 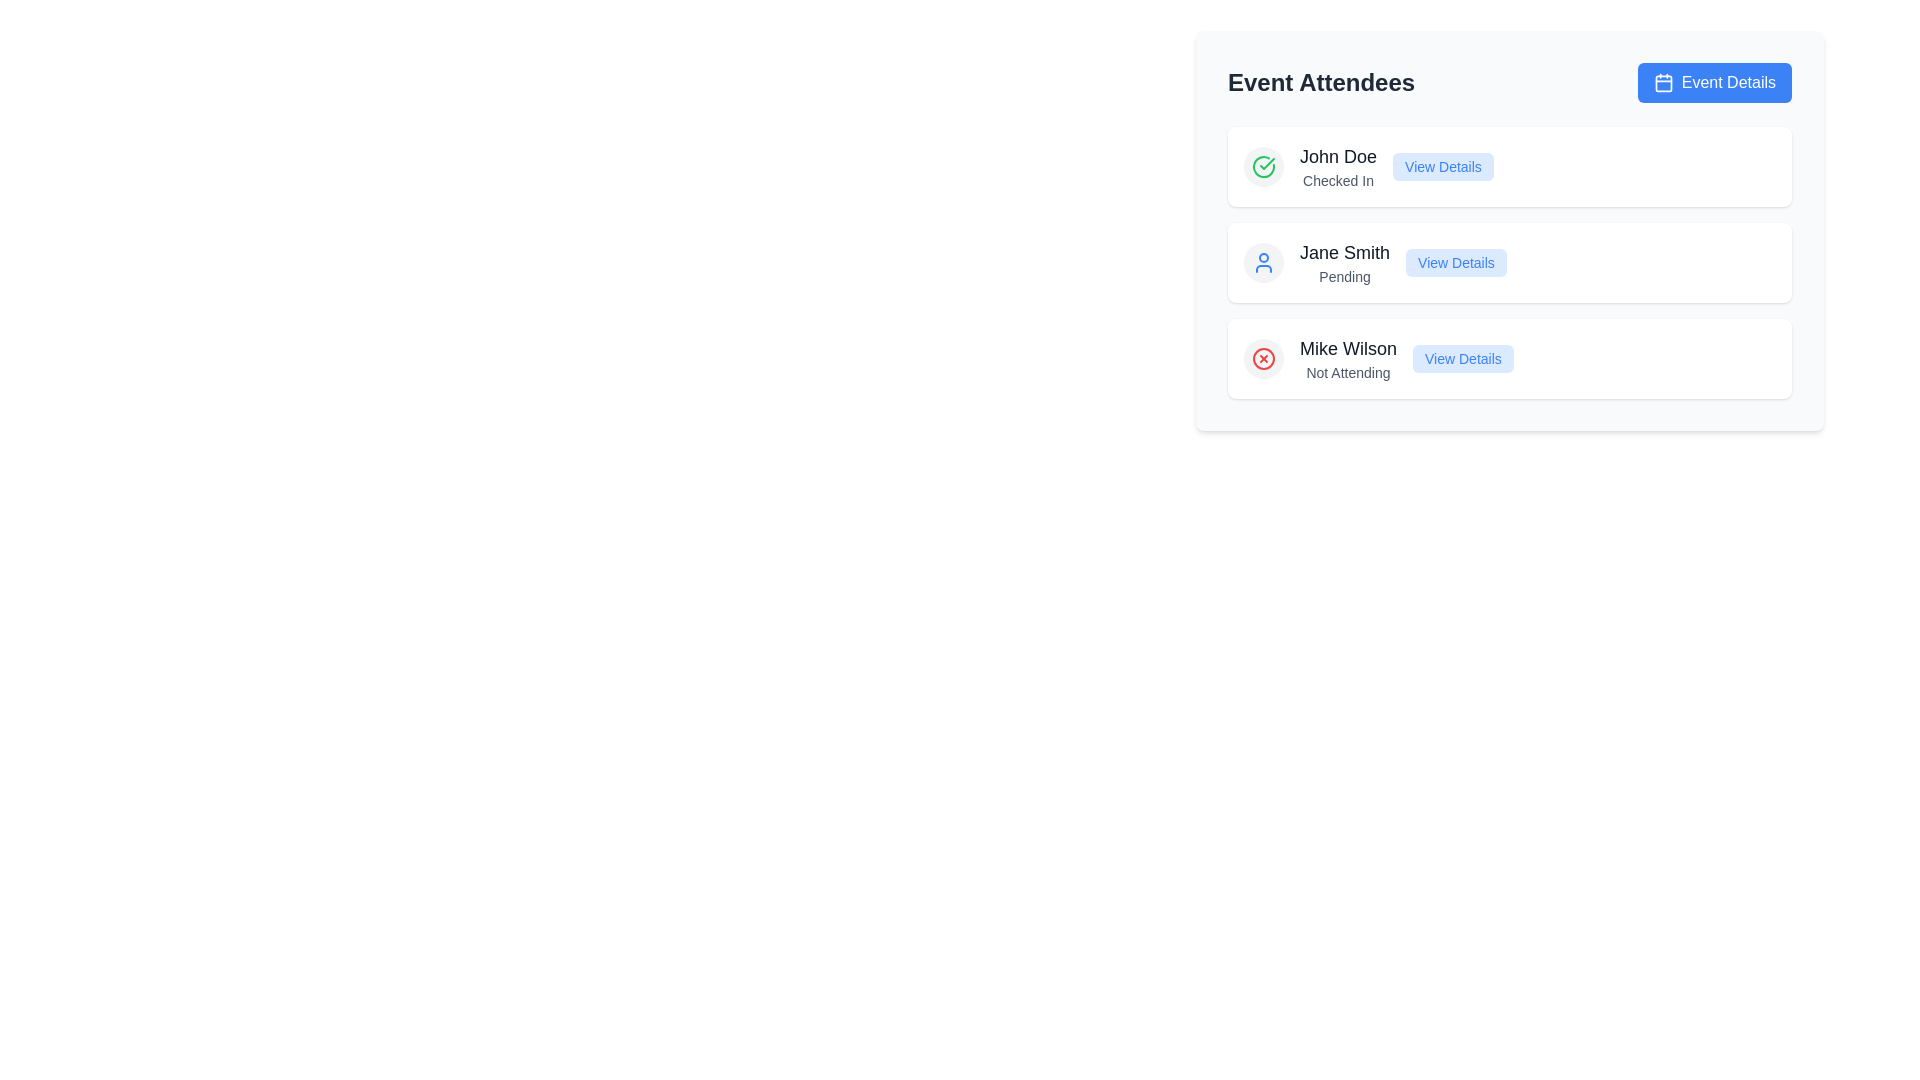 What do you see at coordinates (1510, 165) in the screenshot?
I see `the 'View Details' link for the attendee 'John Doe' in the Event Attendees section` at bounding box center [1510, 165].